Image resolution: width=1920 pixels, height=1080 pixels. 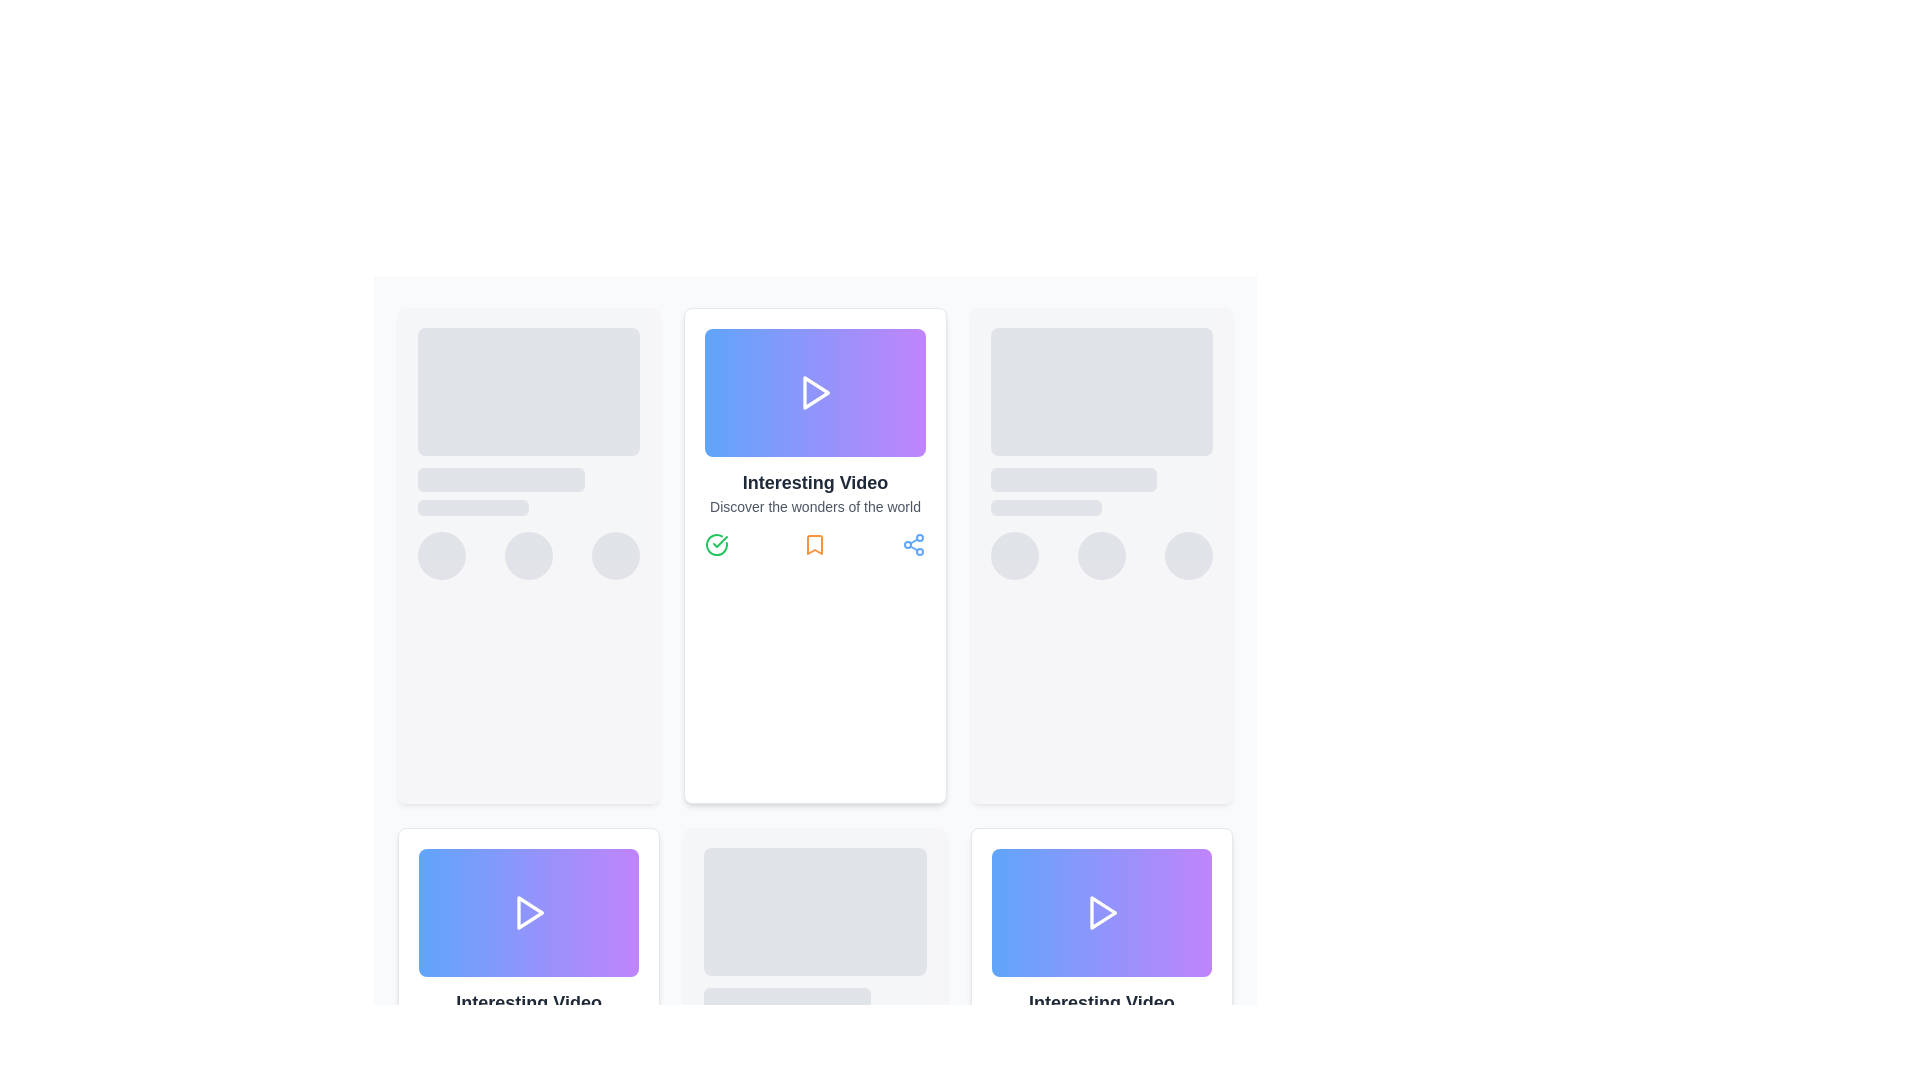 What do you see at coordinates (529, 913) in the screenshot?
I see `the Play Triangle icon, which is a triangular icon resembling a play button with a white outline against a gradient blue-purple background, to initiate playback` at bounding box center [529, 913].